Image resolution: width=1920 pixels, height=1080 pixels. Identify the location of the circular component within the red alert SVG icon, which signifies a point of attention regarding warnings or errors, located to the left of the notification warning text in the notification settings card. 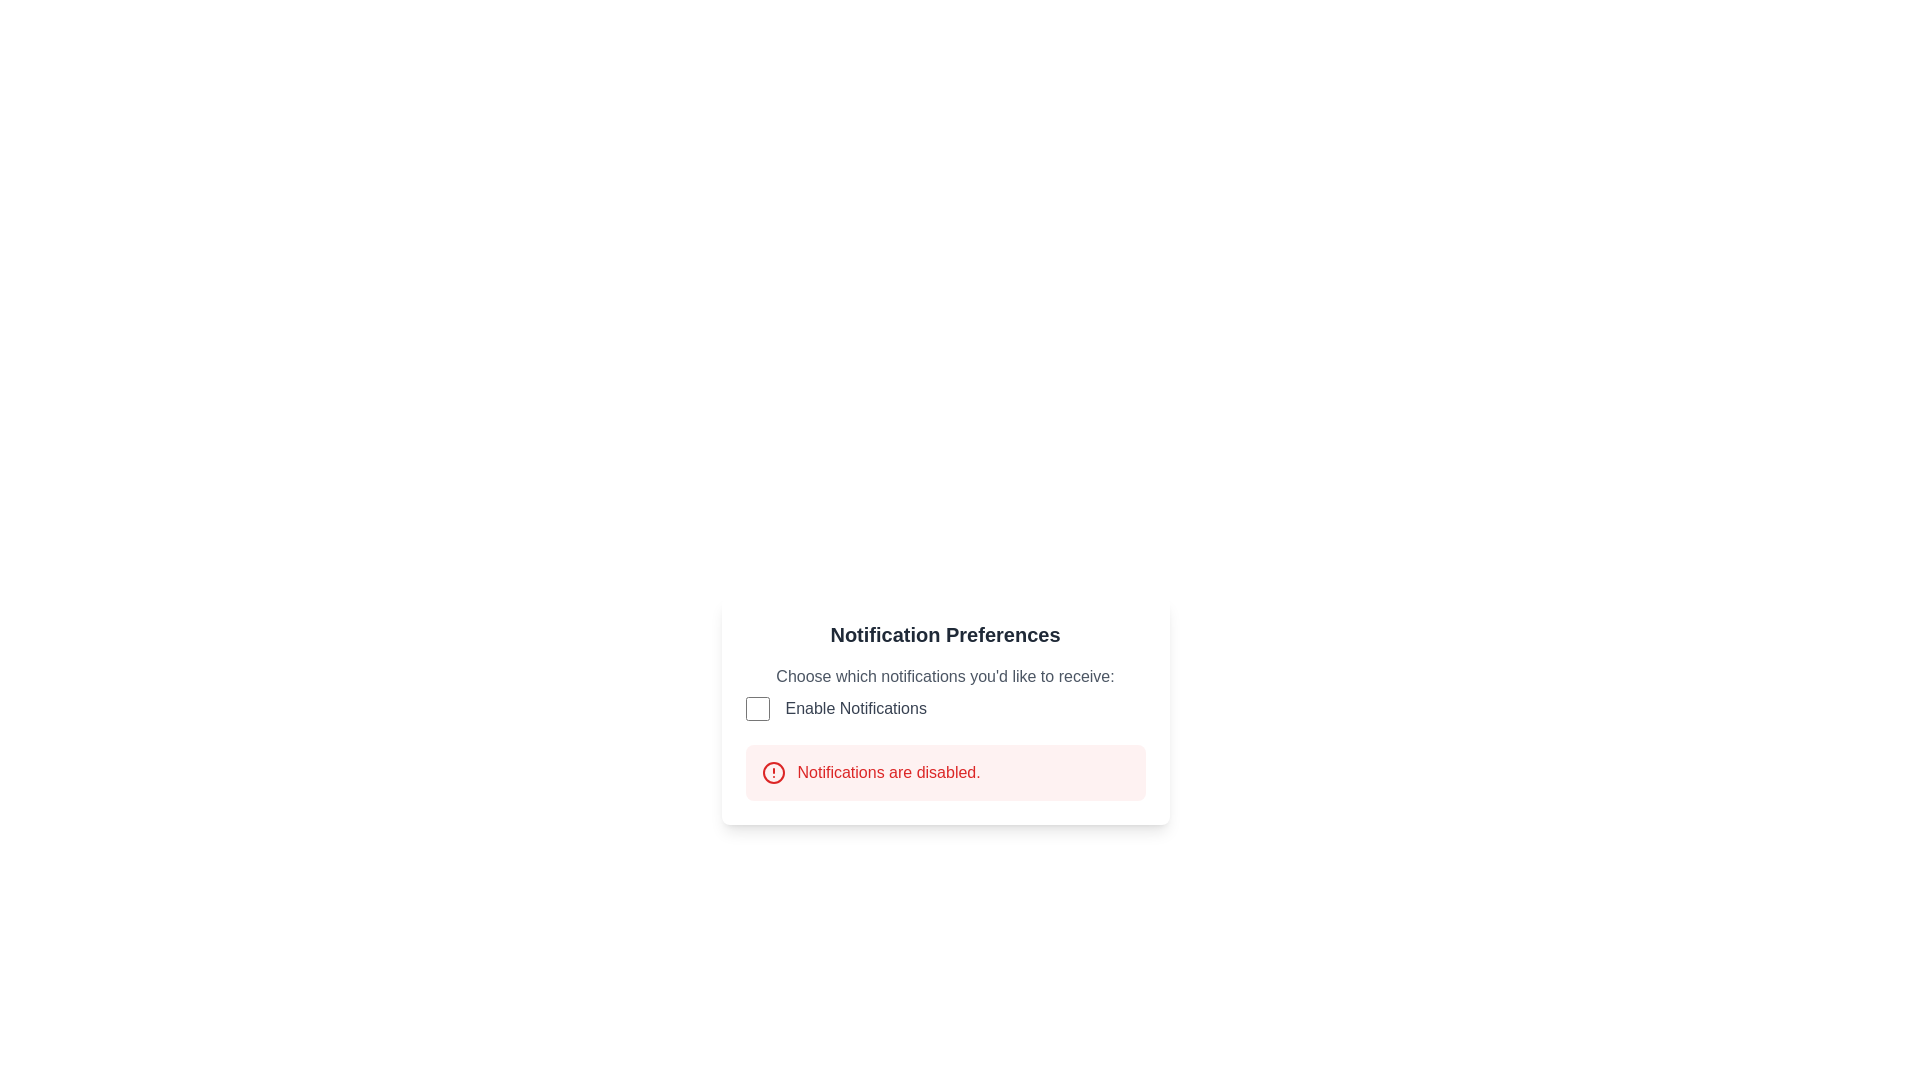
(772, 771).